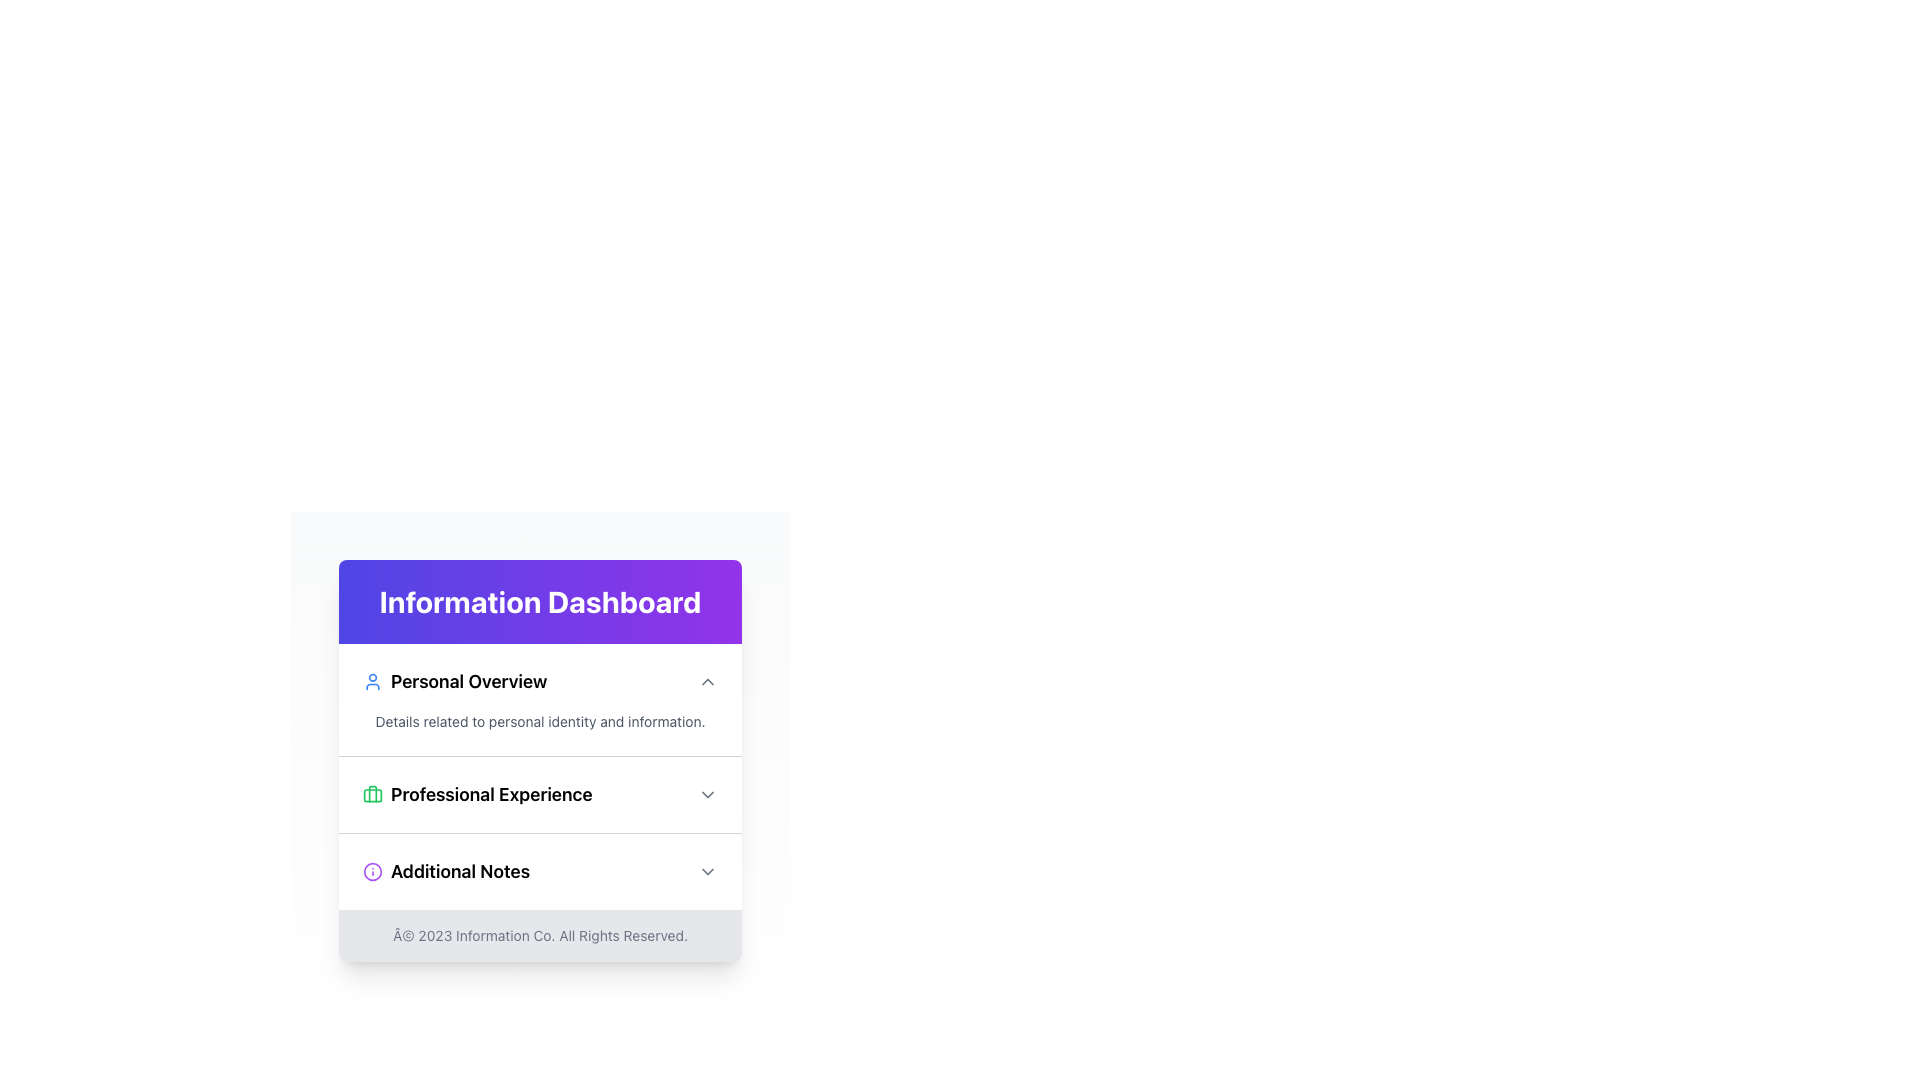 This screenshot has height=1080, width=1920. Describe the element at coordinates (540, 760) in the screenshot. I see `the navigation elements within the Card component that organizes personal details, professional experiences, and additional notes` at that location.